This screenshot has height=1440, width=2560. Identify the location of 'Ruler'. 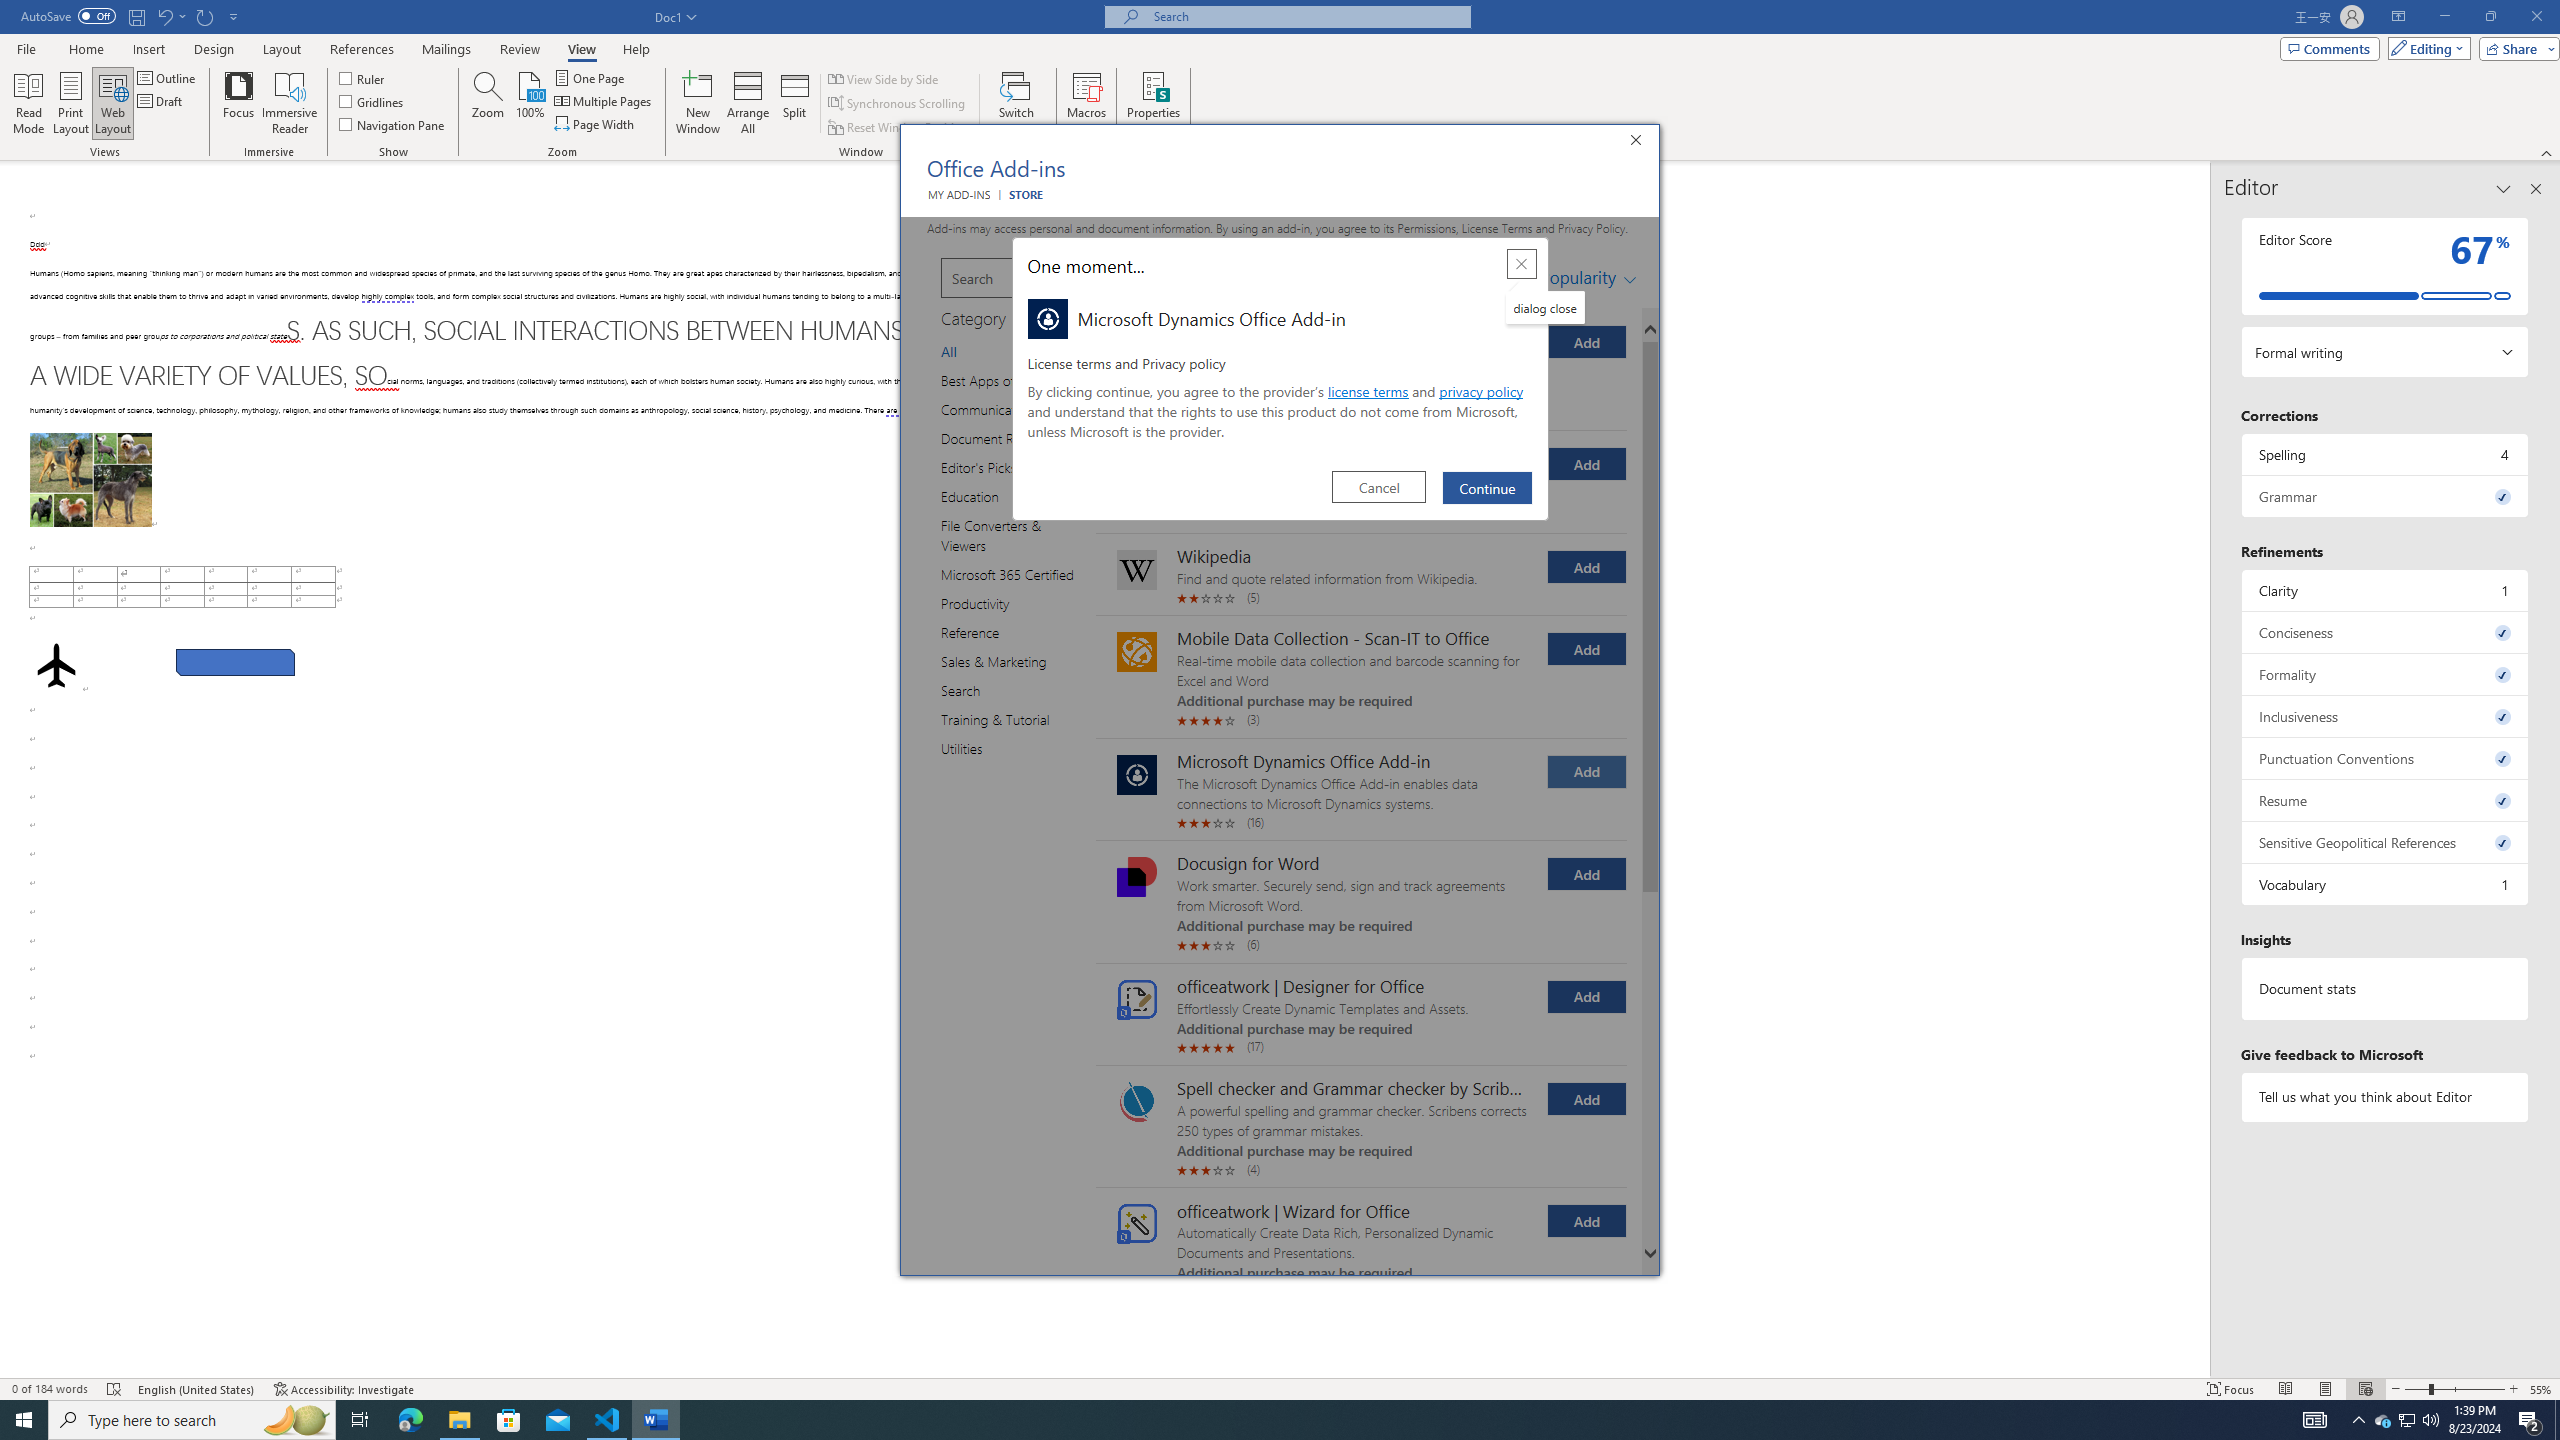
(362, 77).